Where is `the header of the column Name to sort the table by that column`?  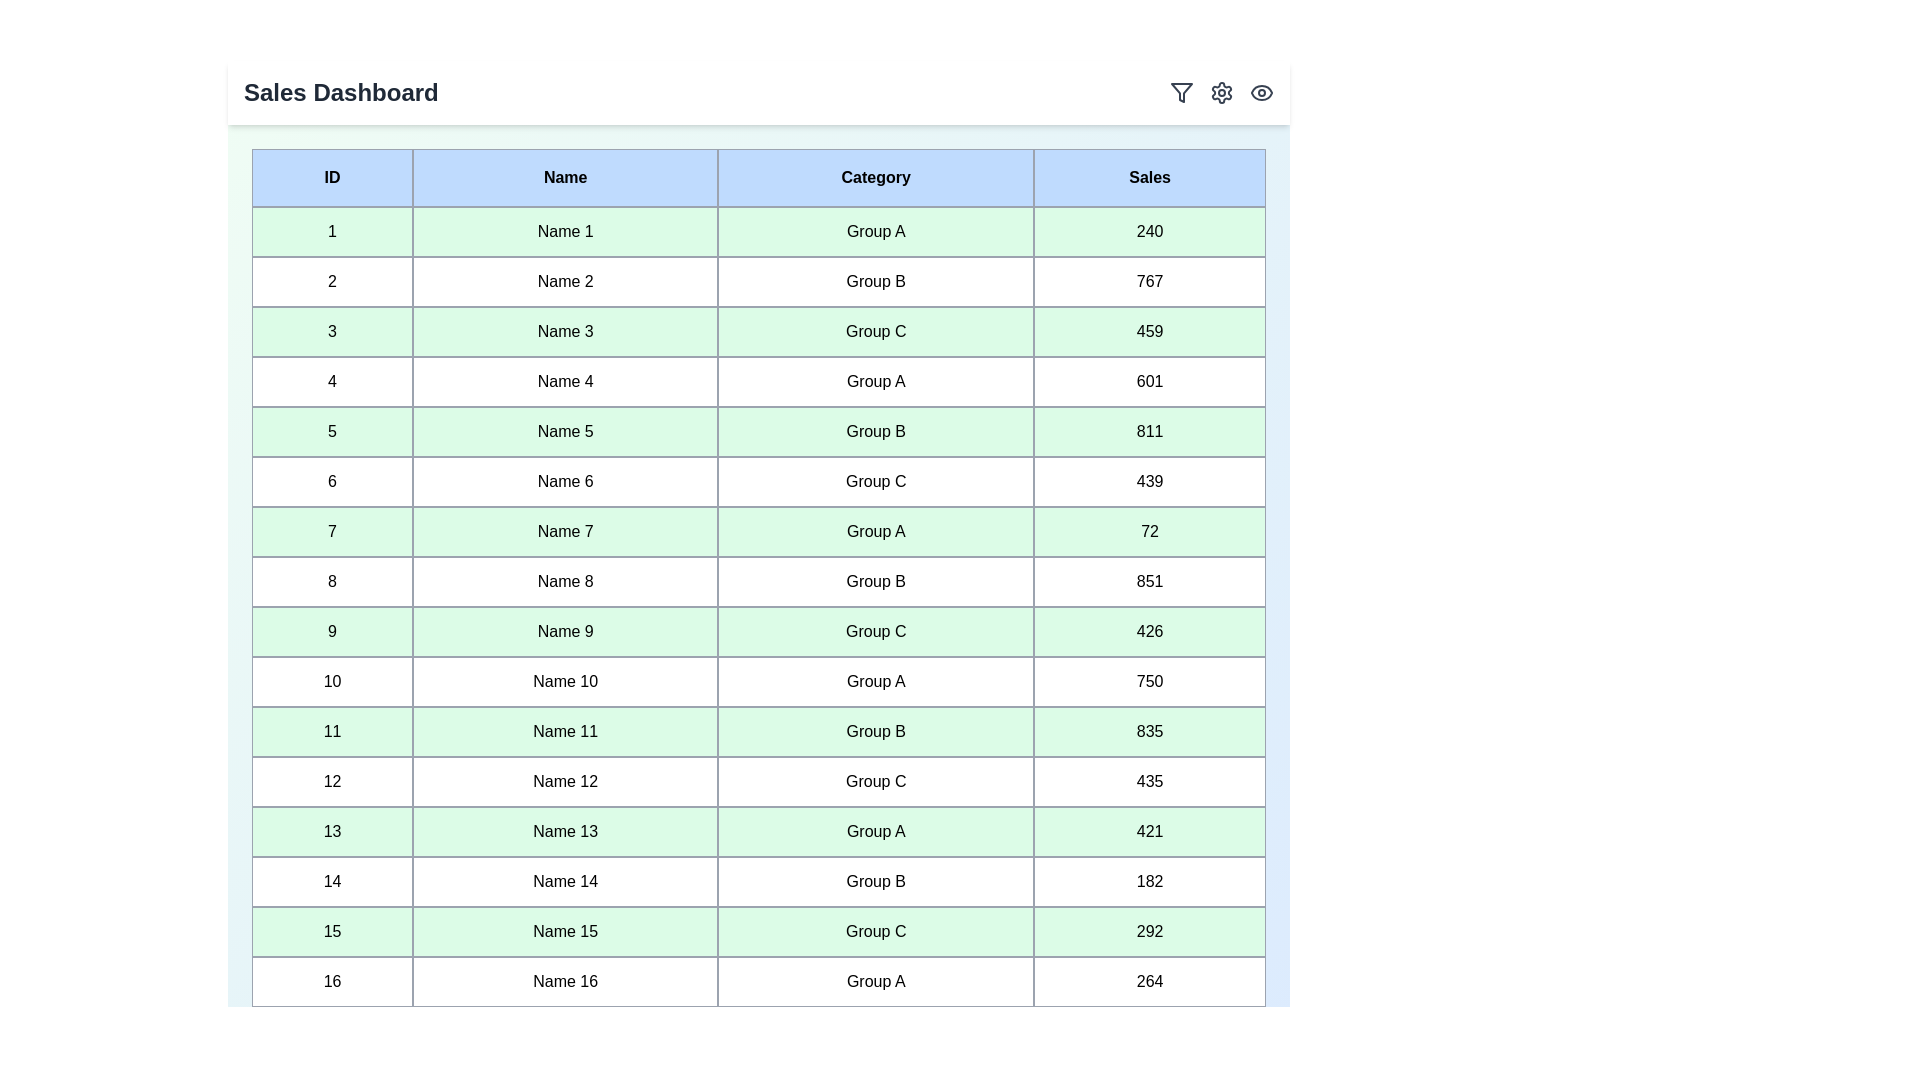 the header of the column Name to sort the table by that column is located at coordinates (565, 176).